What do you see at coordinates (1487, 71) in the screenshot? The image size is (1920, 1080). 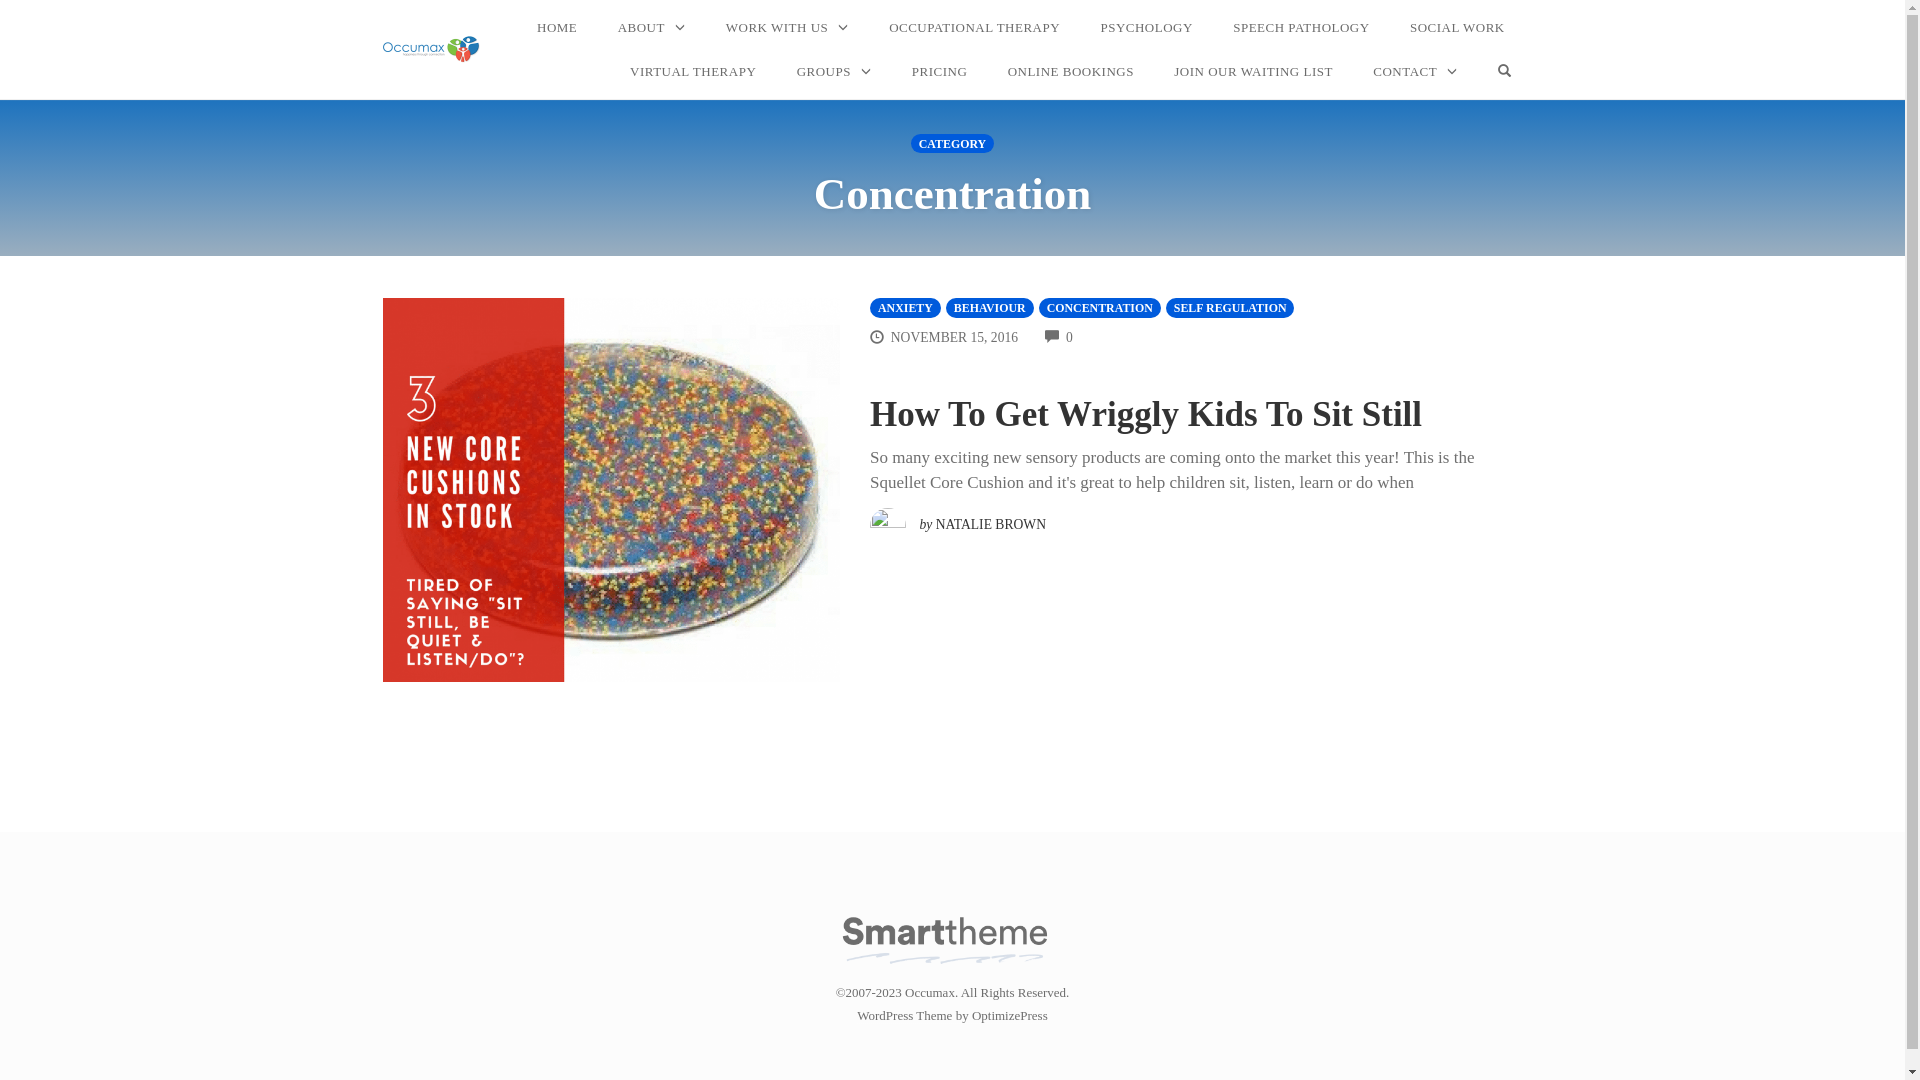 I see `'OPEN SEARCH FORM'` at bounding box center [1487, 71].